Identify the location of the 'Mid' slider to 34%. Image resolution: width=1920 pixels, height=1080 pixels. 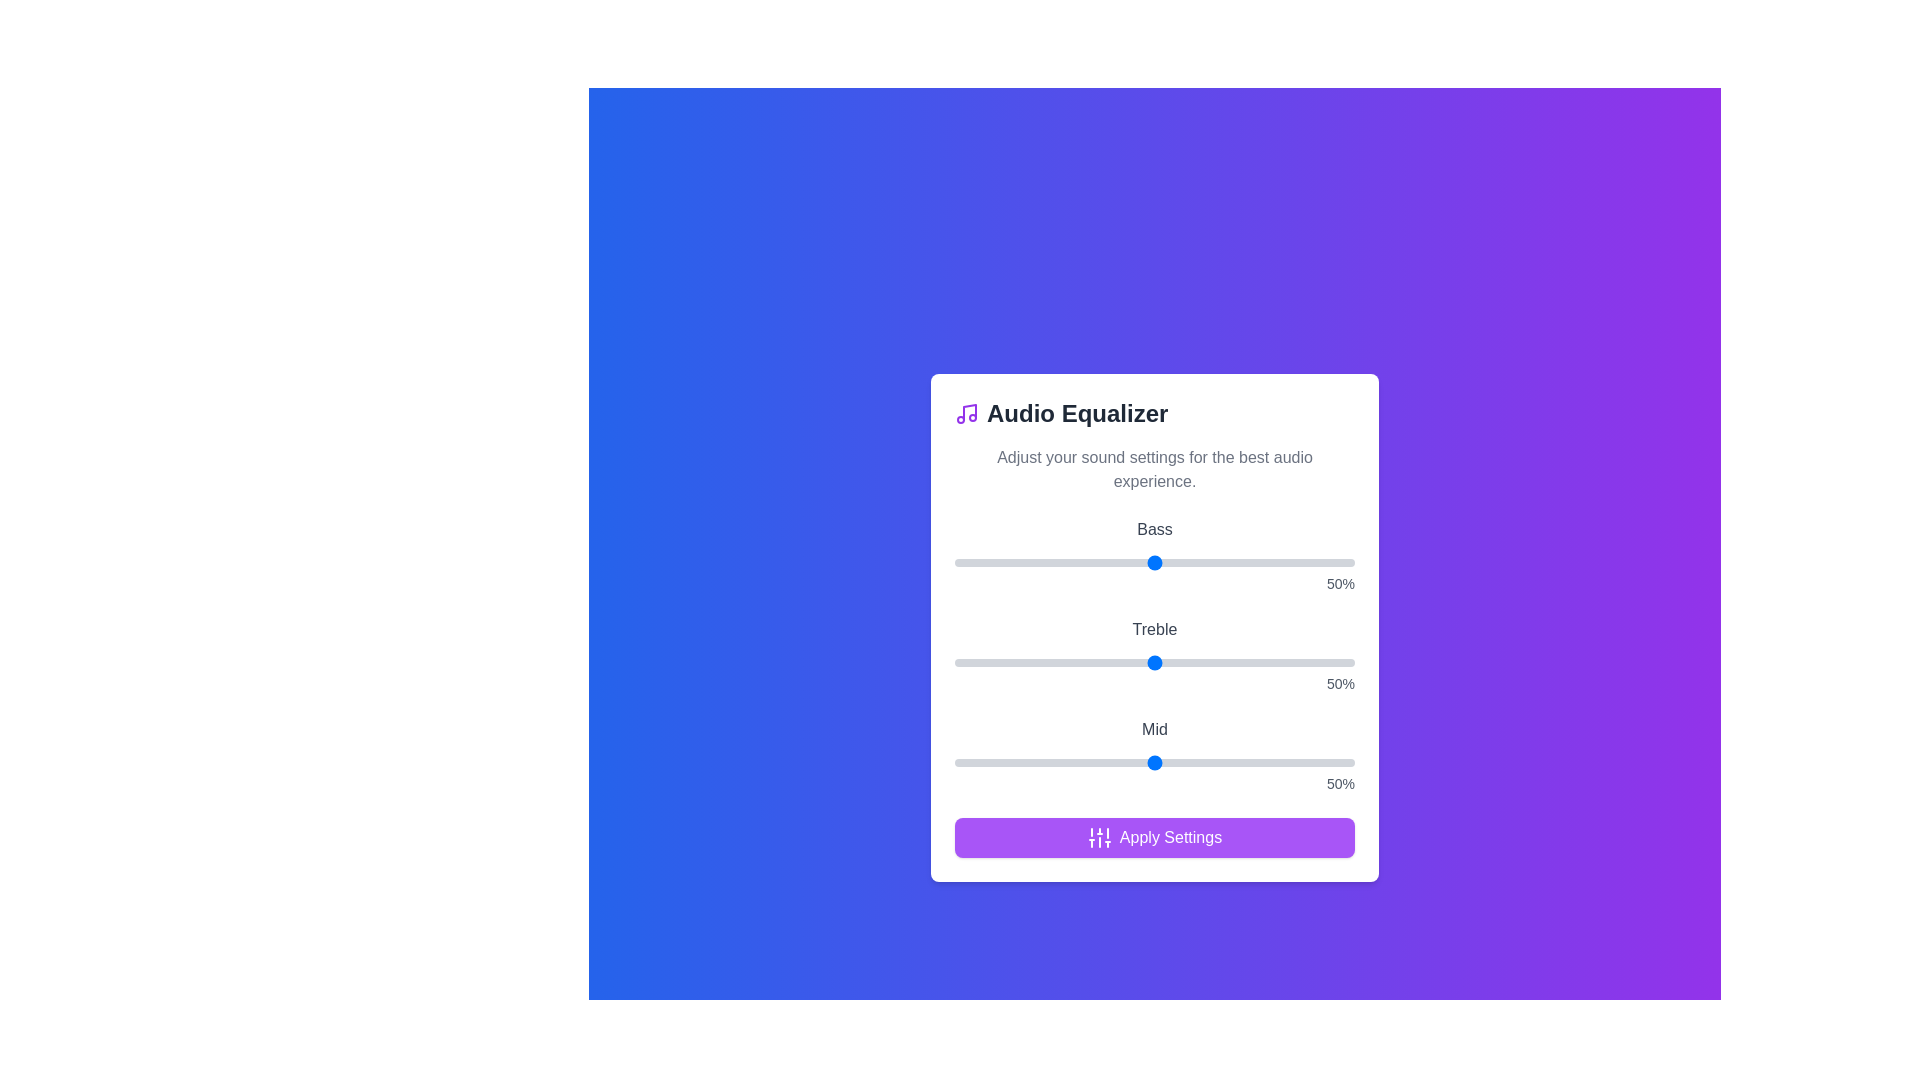
(1089, 763).